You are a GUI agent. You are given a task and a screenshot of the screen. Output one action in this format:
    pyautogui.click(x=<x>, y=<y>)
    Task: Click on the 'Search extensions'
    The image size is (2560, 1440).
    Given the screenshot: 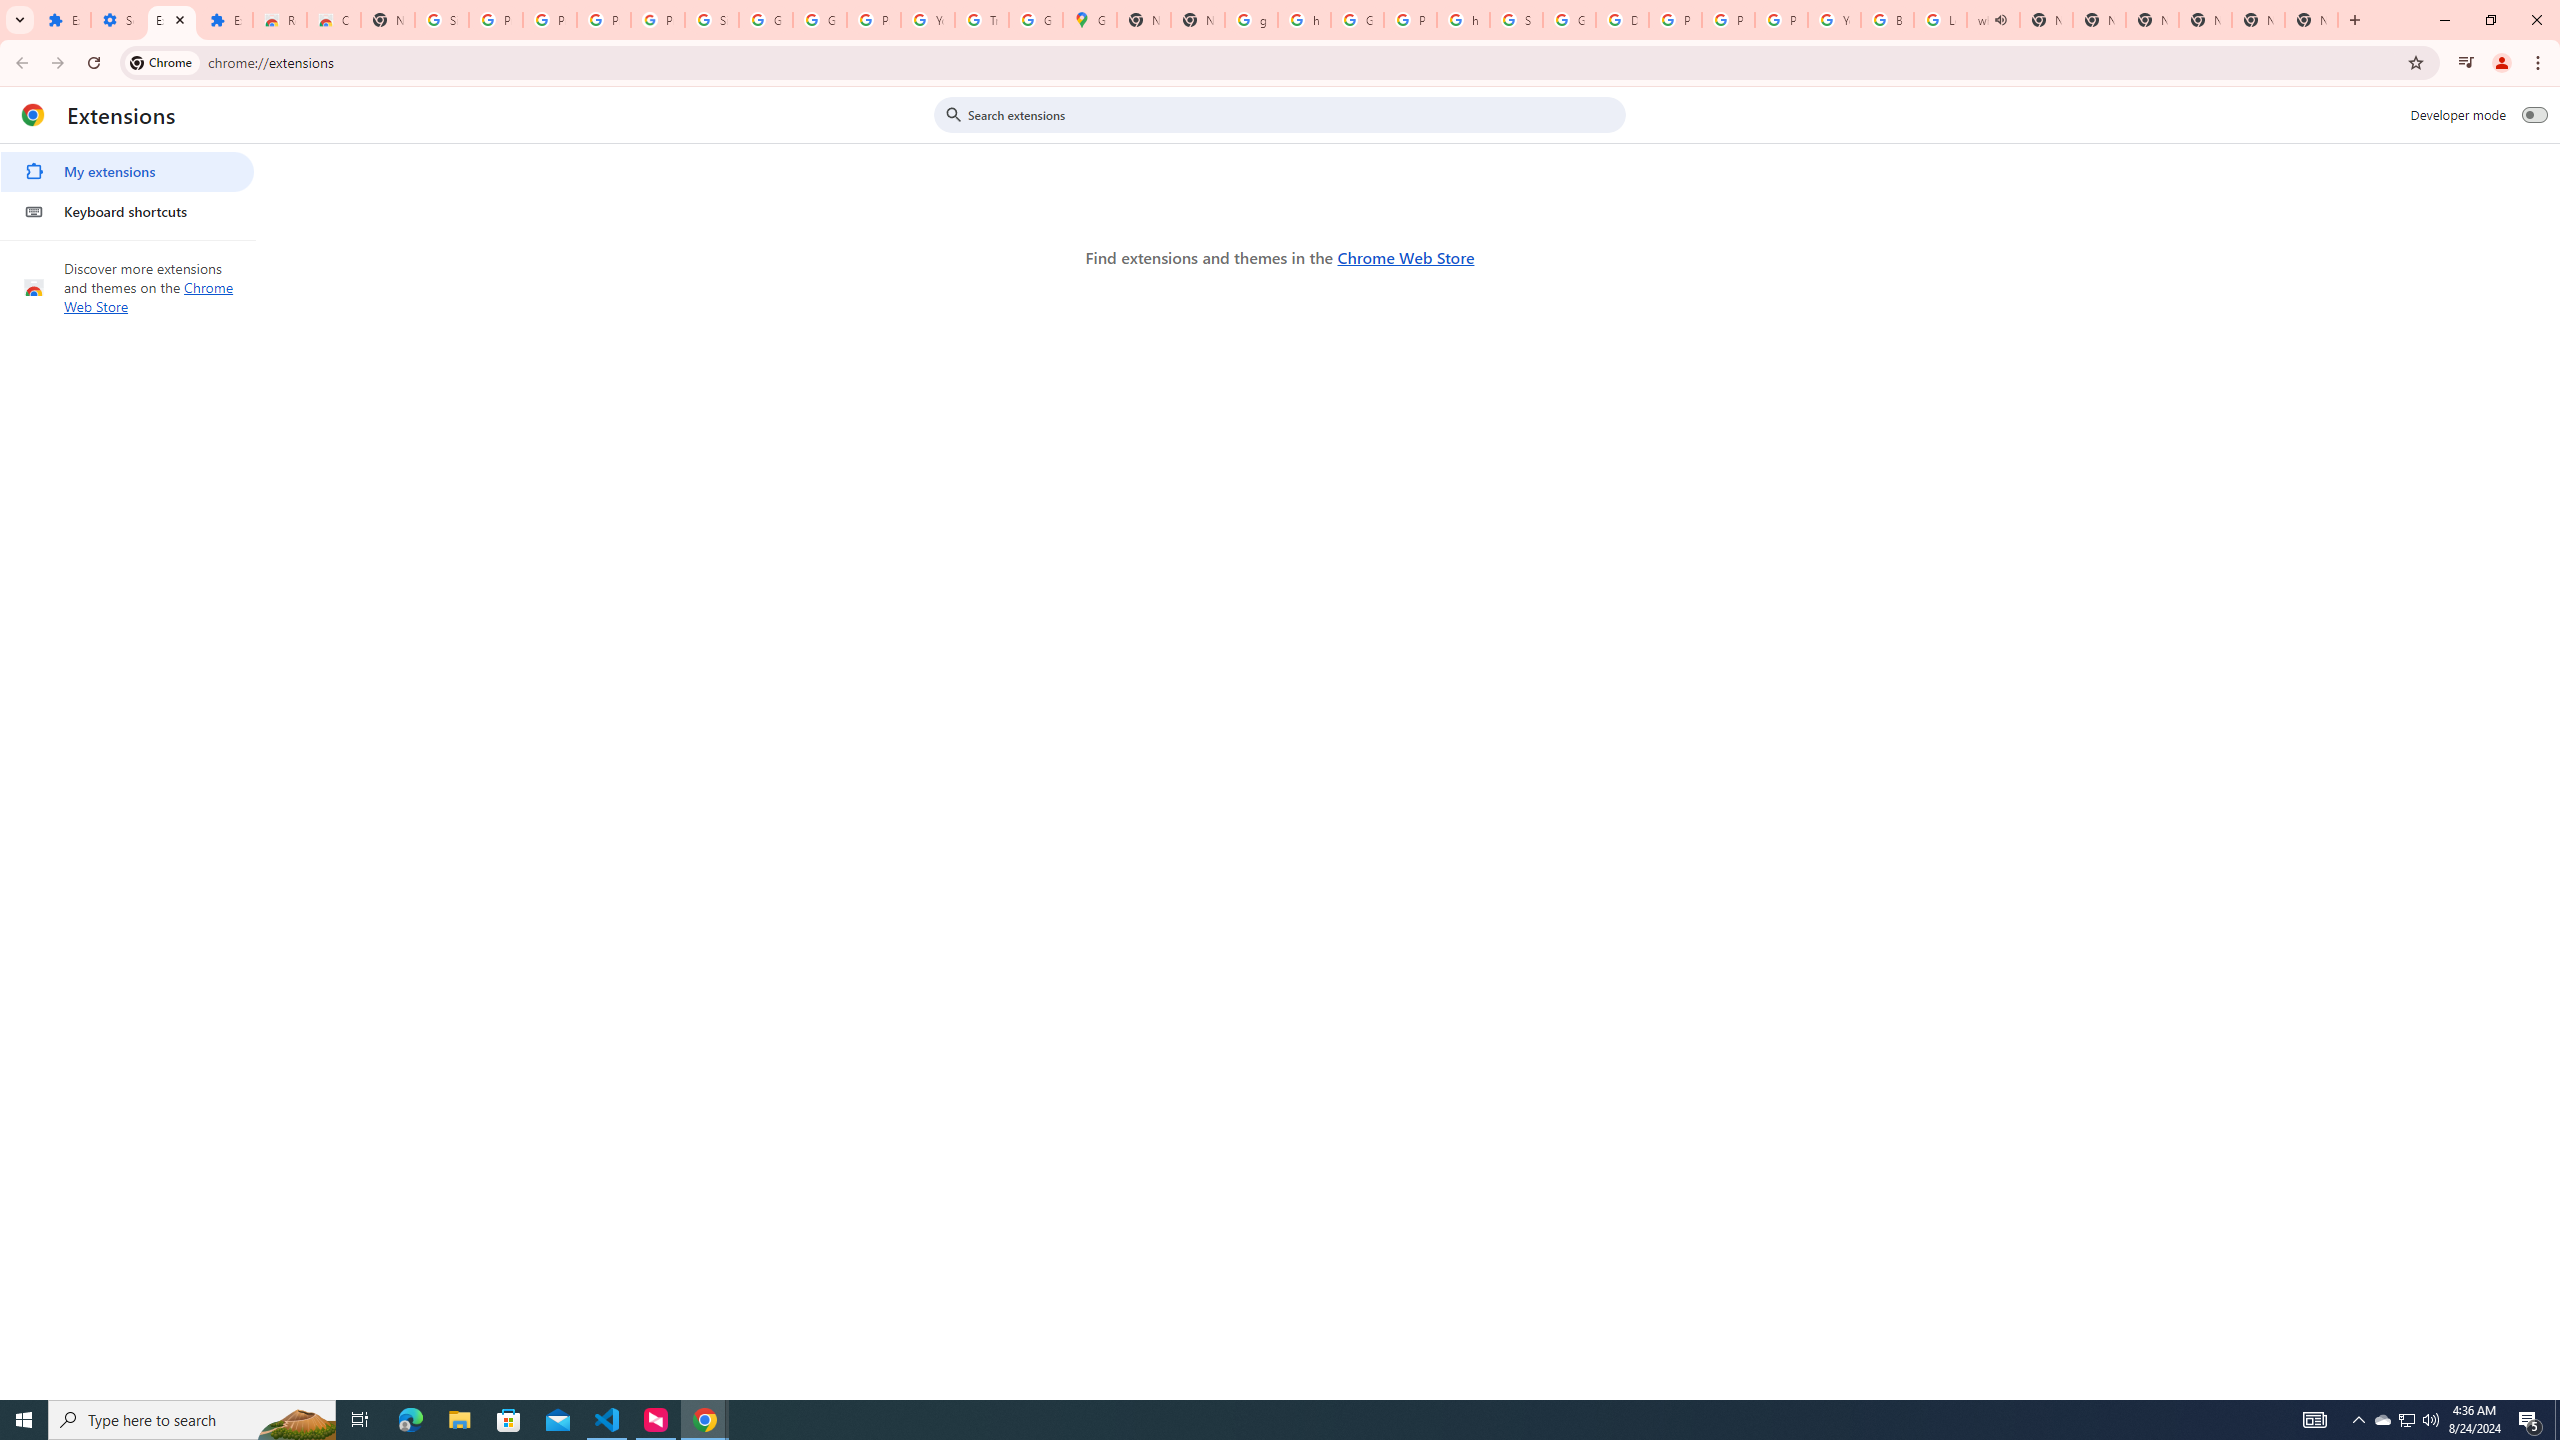 What is the action you would take?
    pyautogui.click(x=1293, y=114)
    